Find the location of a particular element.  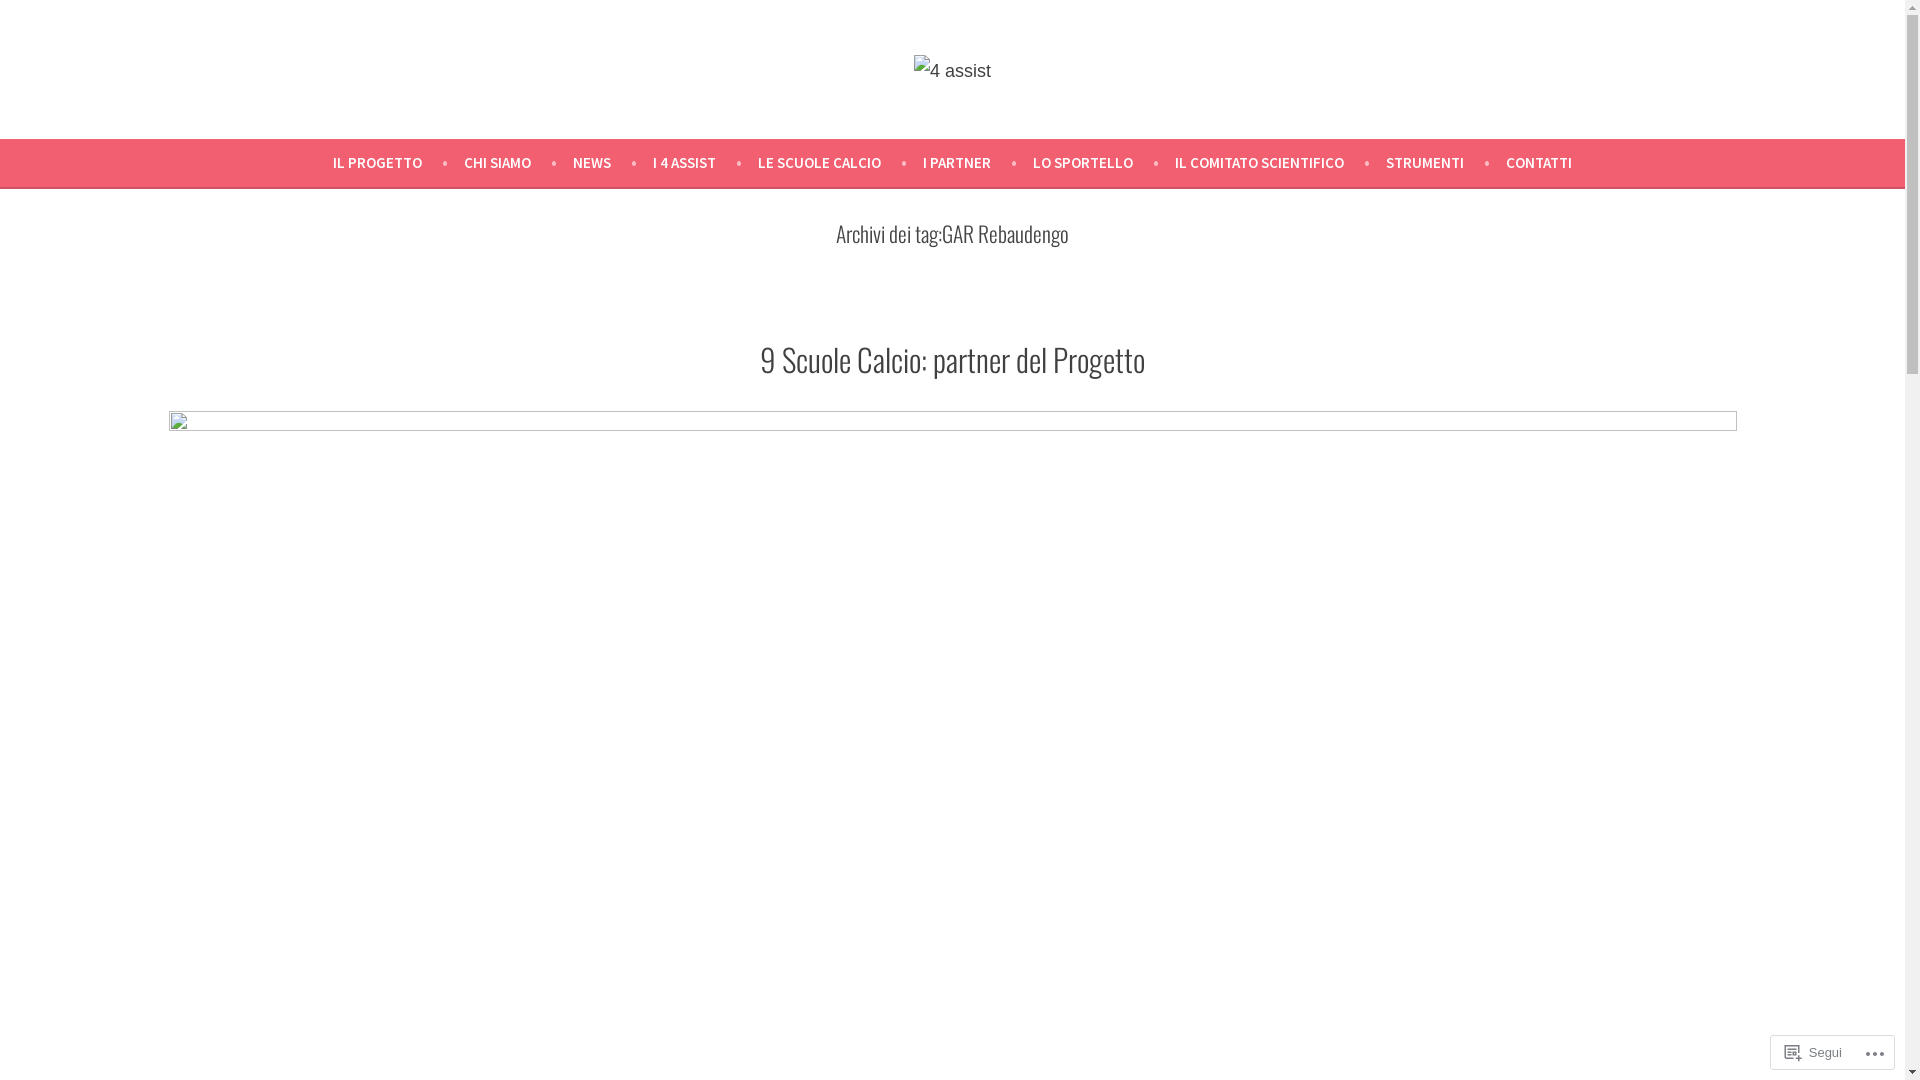

'NEWS' is located at coordinates (571, 161).